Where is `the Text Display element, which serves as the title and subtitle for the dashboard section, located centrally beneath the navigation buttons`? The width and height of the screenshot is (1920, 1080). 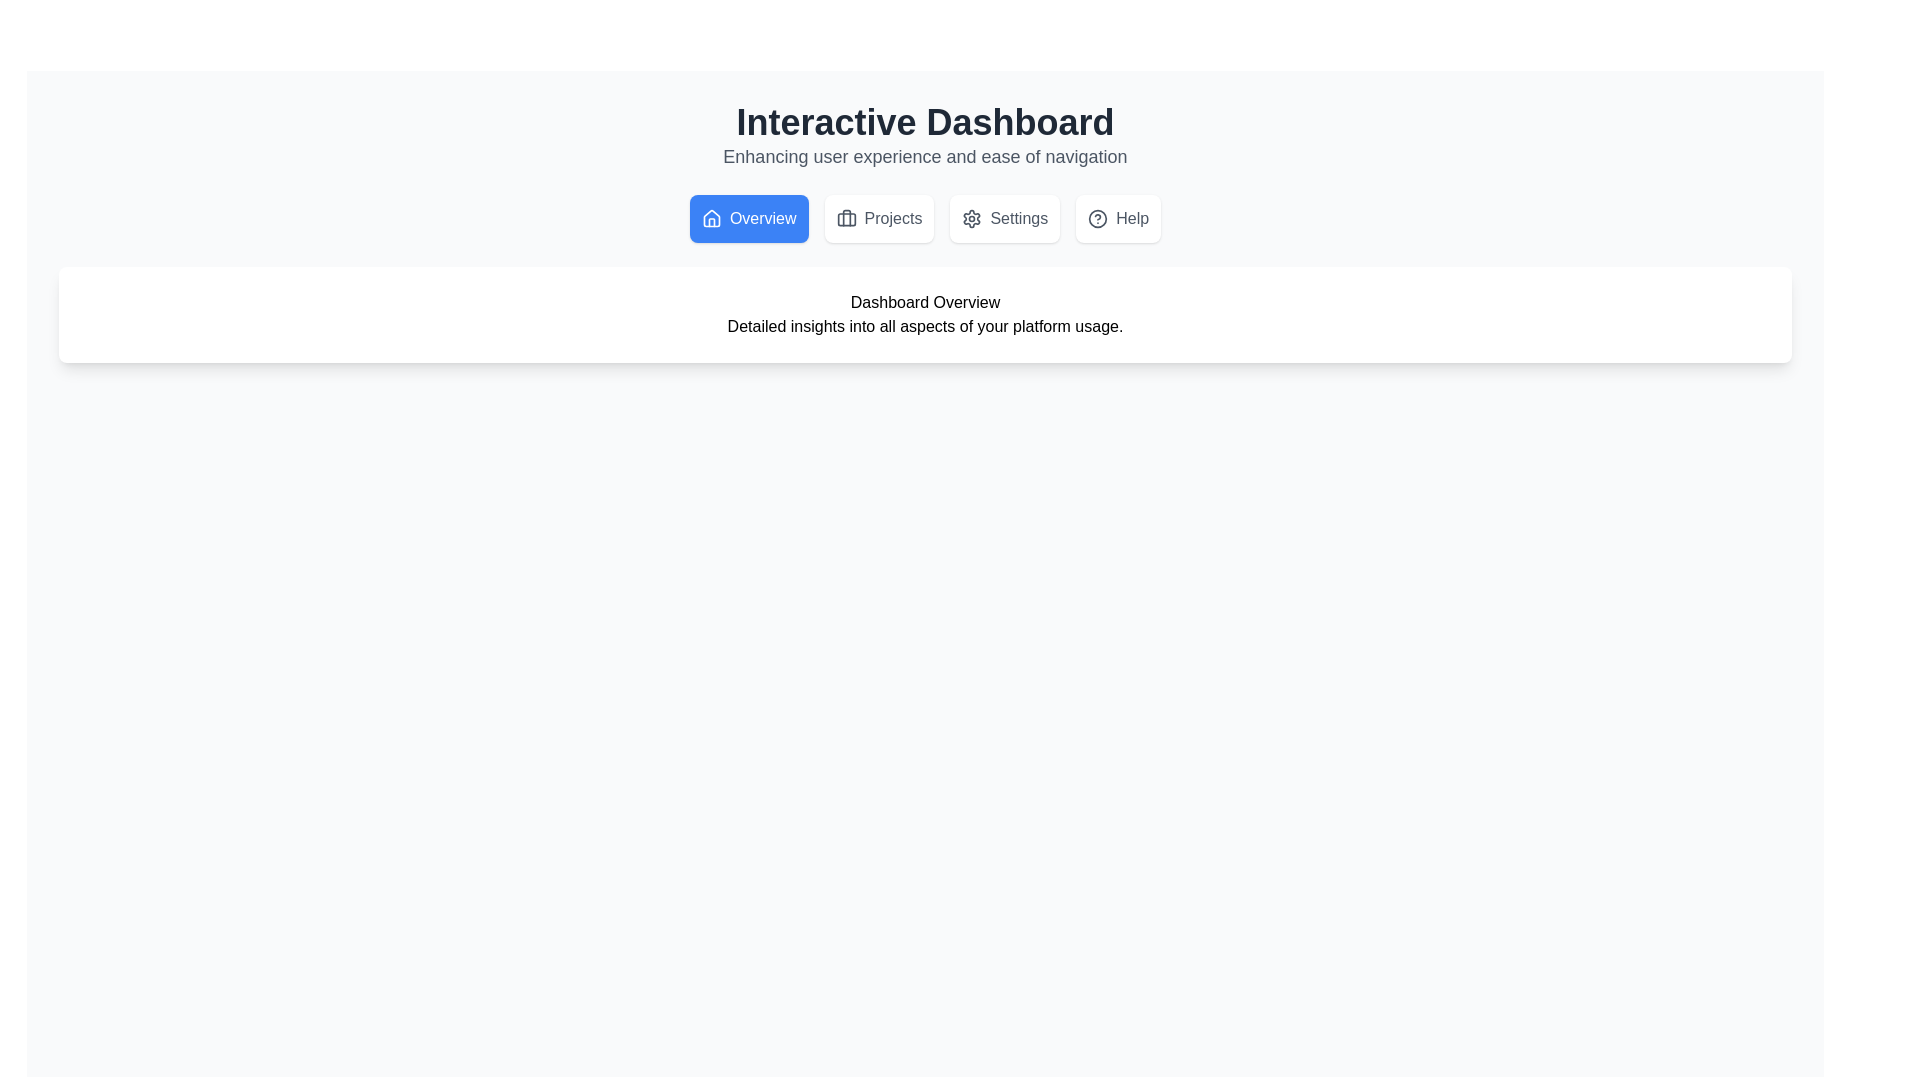
the Text Display element, which serves as the title and subtitle for the dashboard section, located centrally beneath the navigation buttons is located at coordinates (924, 315).